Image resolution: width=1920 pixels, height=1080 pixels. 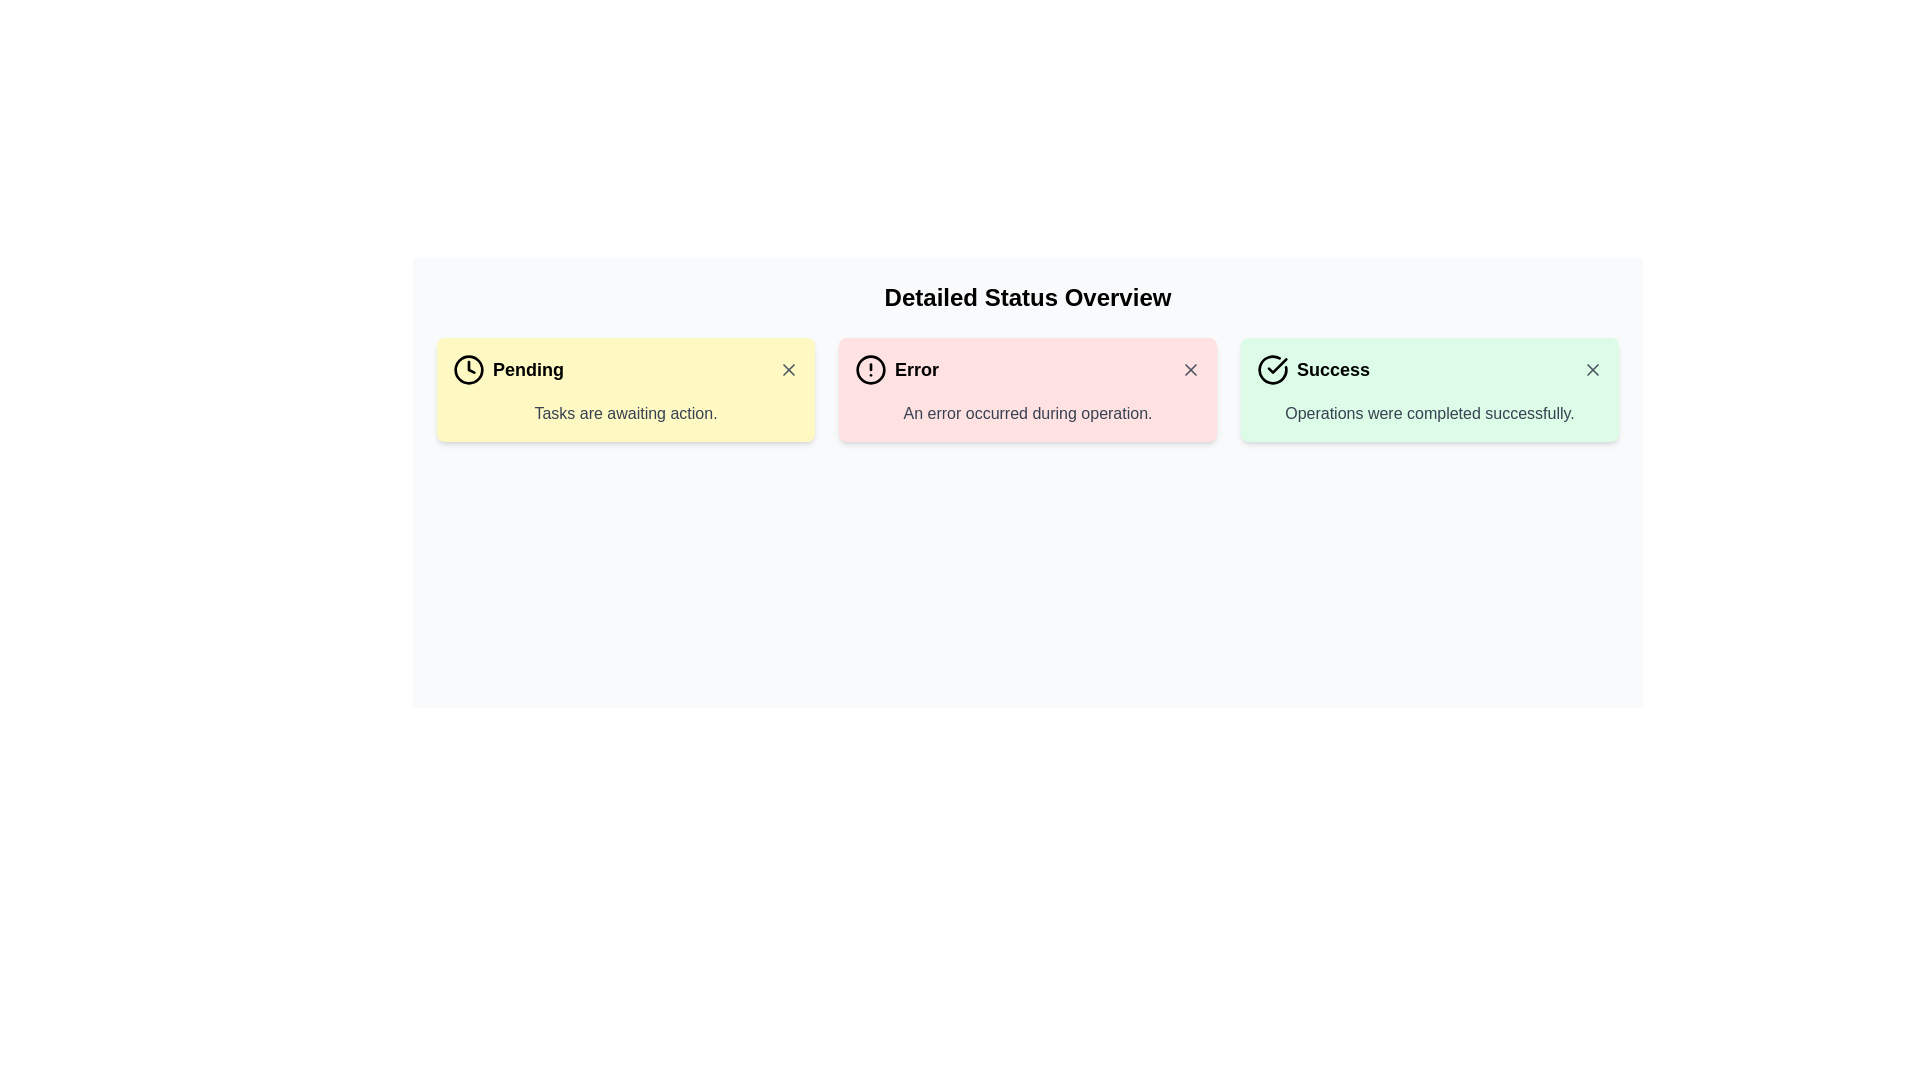 I want to click on the SVG Circle that represents an error status in the middle column of notification boxes, so click(x=870, y=370).